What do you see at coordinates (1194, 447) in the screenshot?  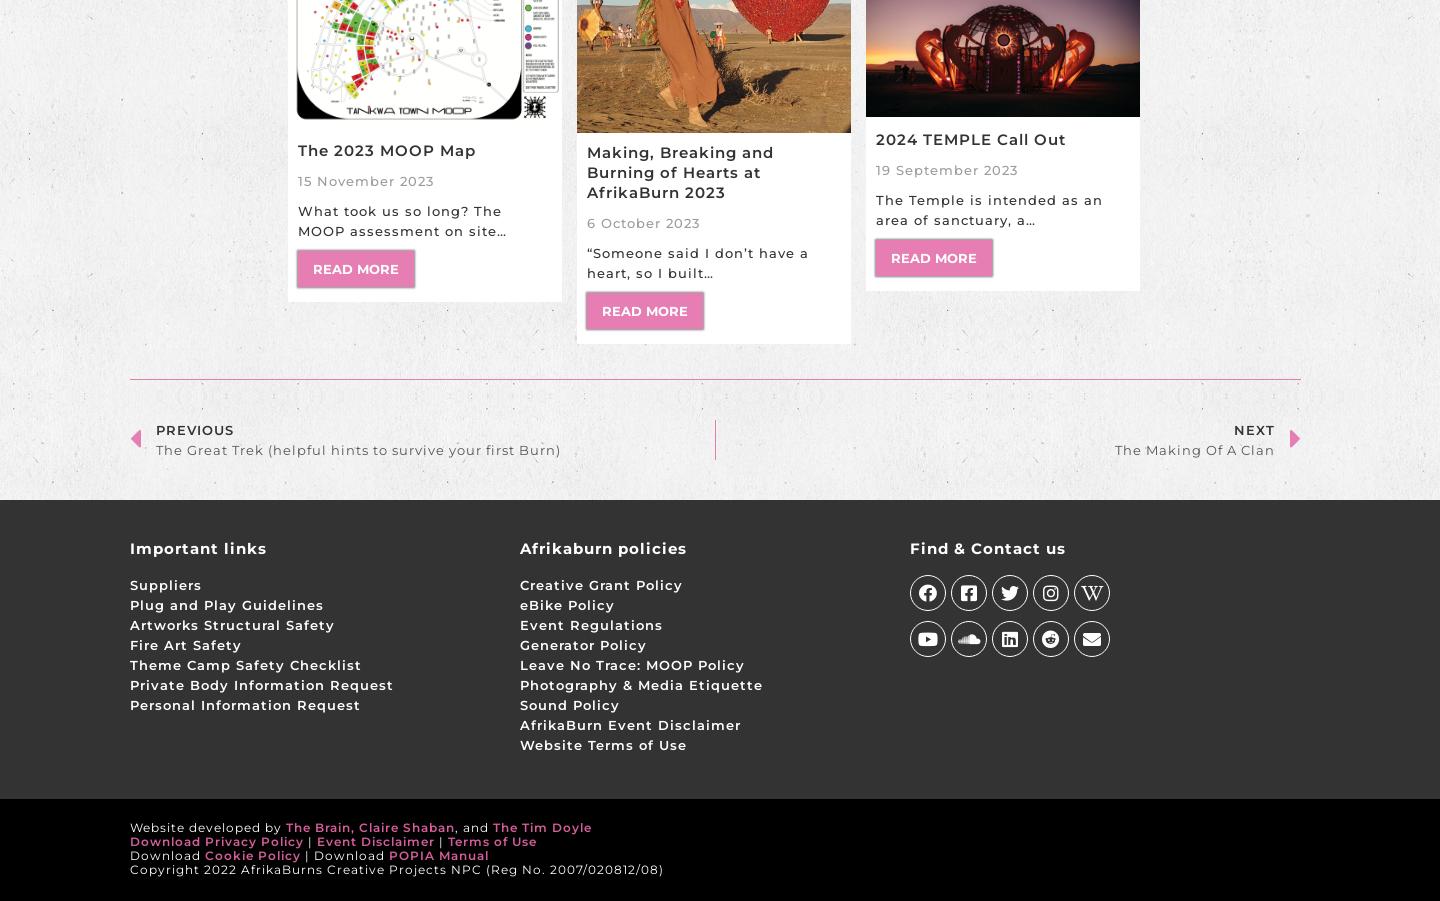 I see `'The Making Of A Clan'` at bounding box center [1194, 447].